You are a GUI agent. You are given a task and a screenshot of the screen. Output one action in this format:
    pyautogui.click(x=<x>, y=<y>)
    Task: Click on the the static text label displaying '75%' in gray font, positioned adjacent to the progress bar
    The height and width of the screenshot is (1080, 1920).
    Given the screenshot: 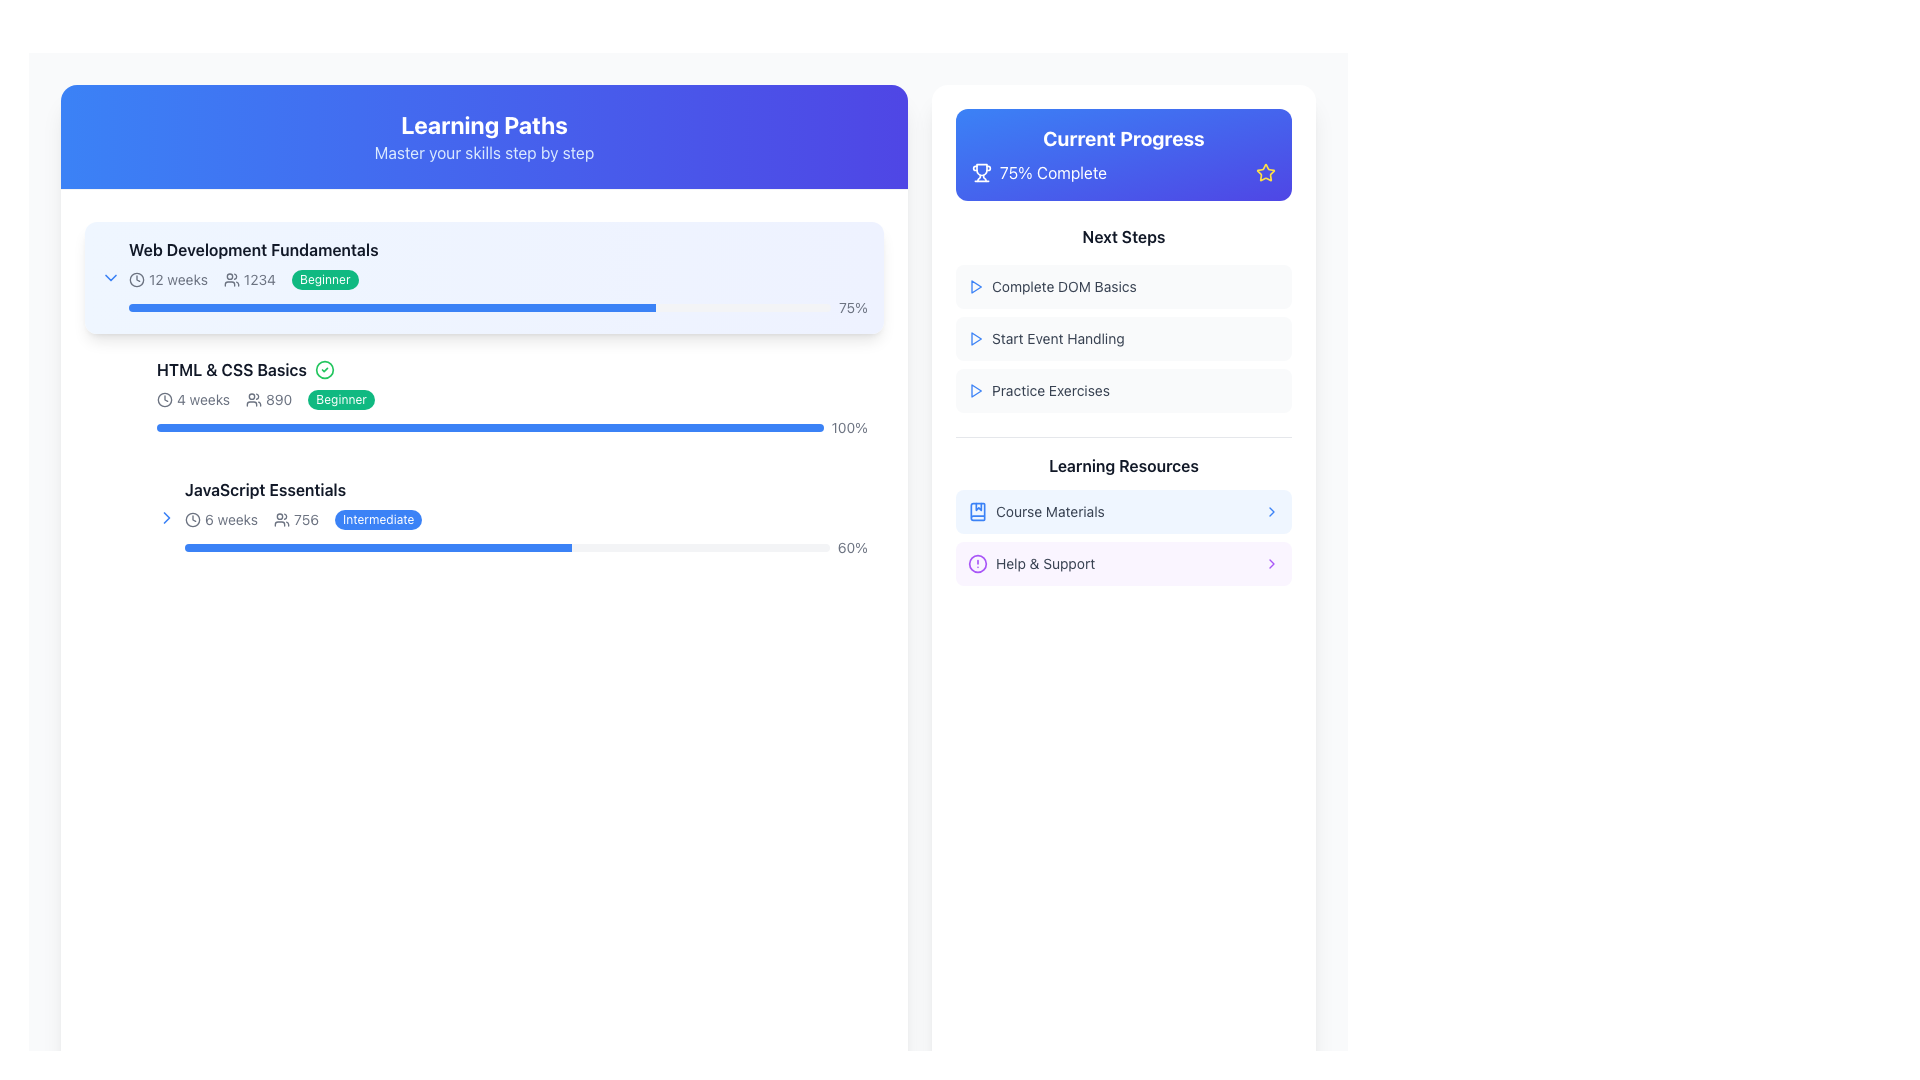 What is the action you would take?
    pyautogui.click(x=853, y=308)
    